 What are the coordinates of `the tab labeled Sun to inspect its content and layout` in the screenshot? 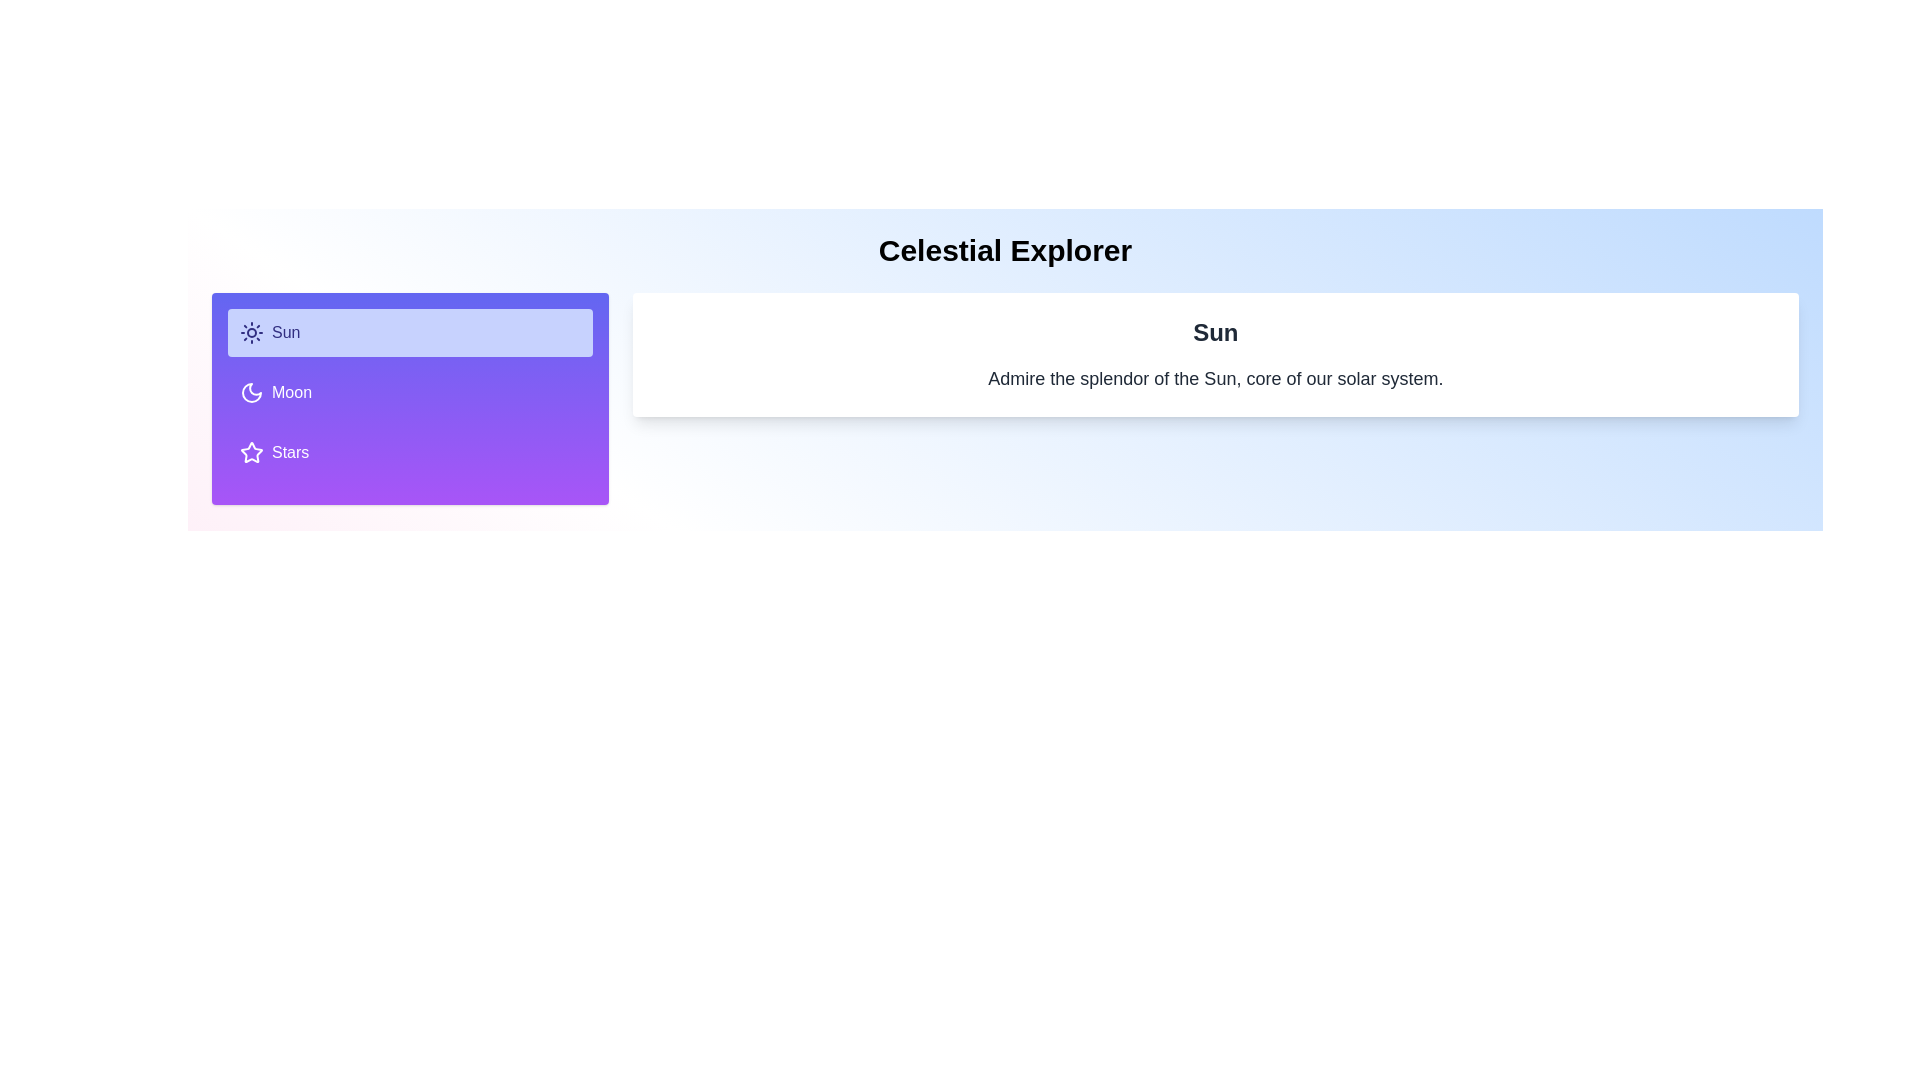 It's located at (408, 331).